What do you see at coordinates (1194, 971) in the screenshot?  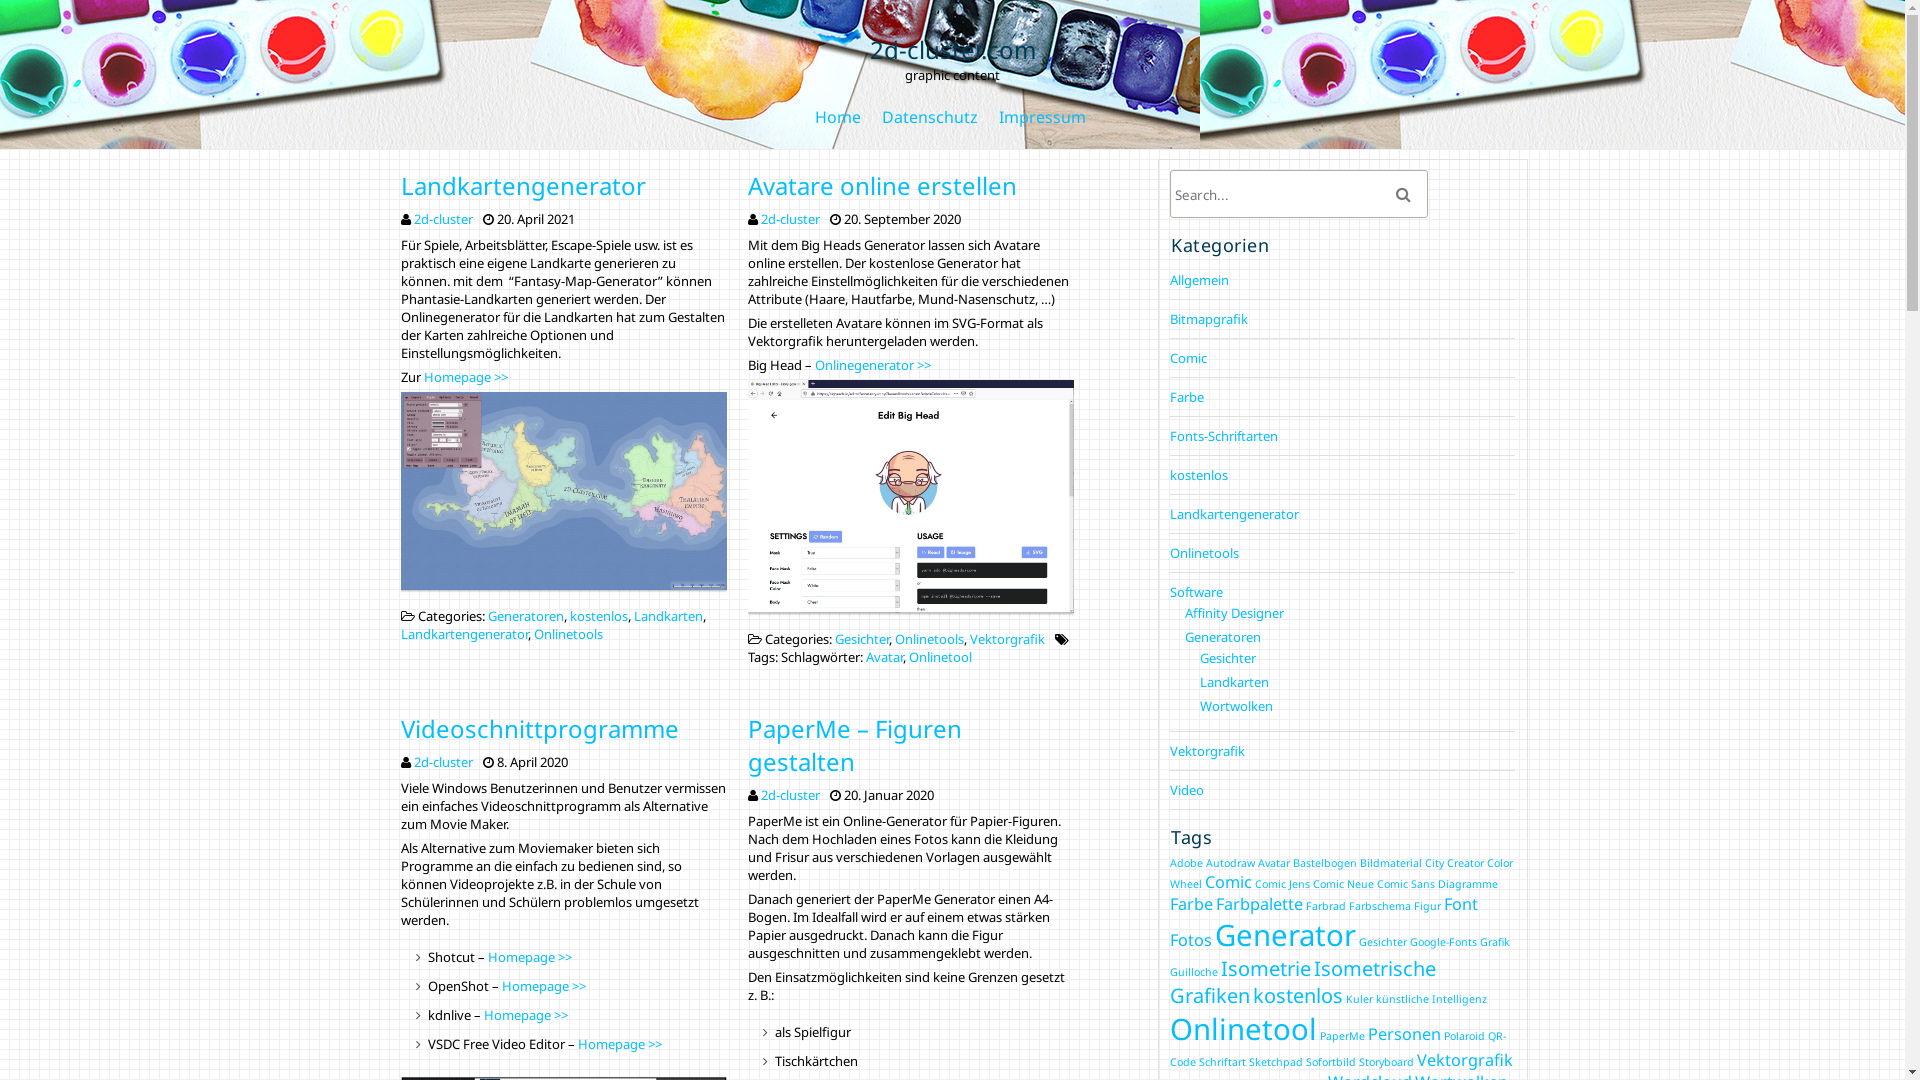 I see `'Guilloche'` at bounding box center [1194, 971].